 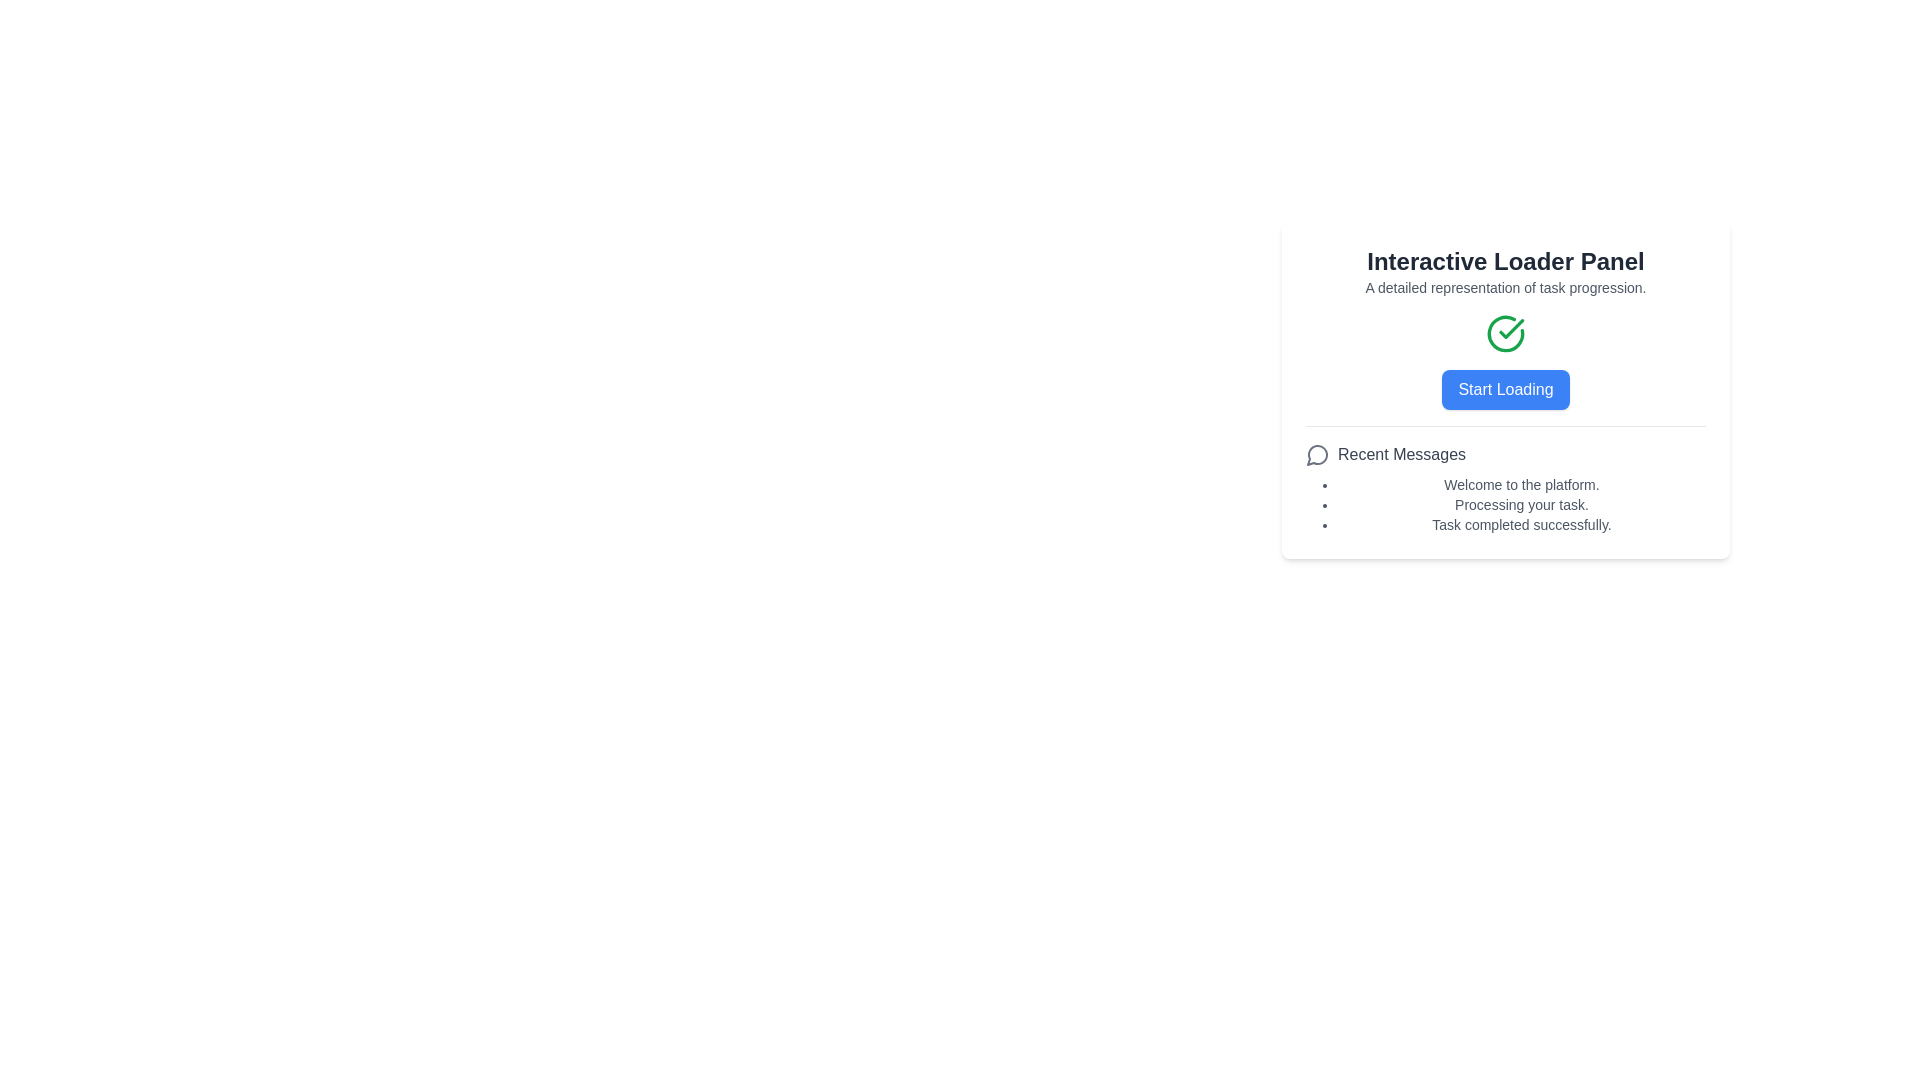 I want to click on the text label that reads 'A detailed representation of task progression.' which is located below the title 'Interactive Loader Panel', so click(x=1506, y=288).